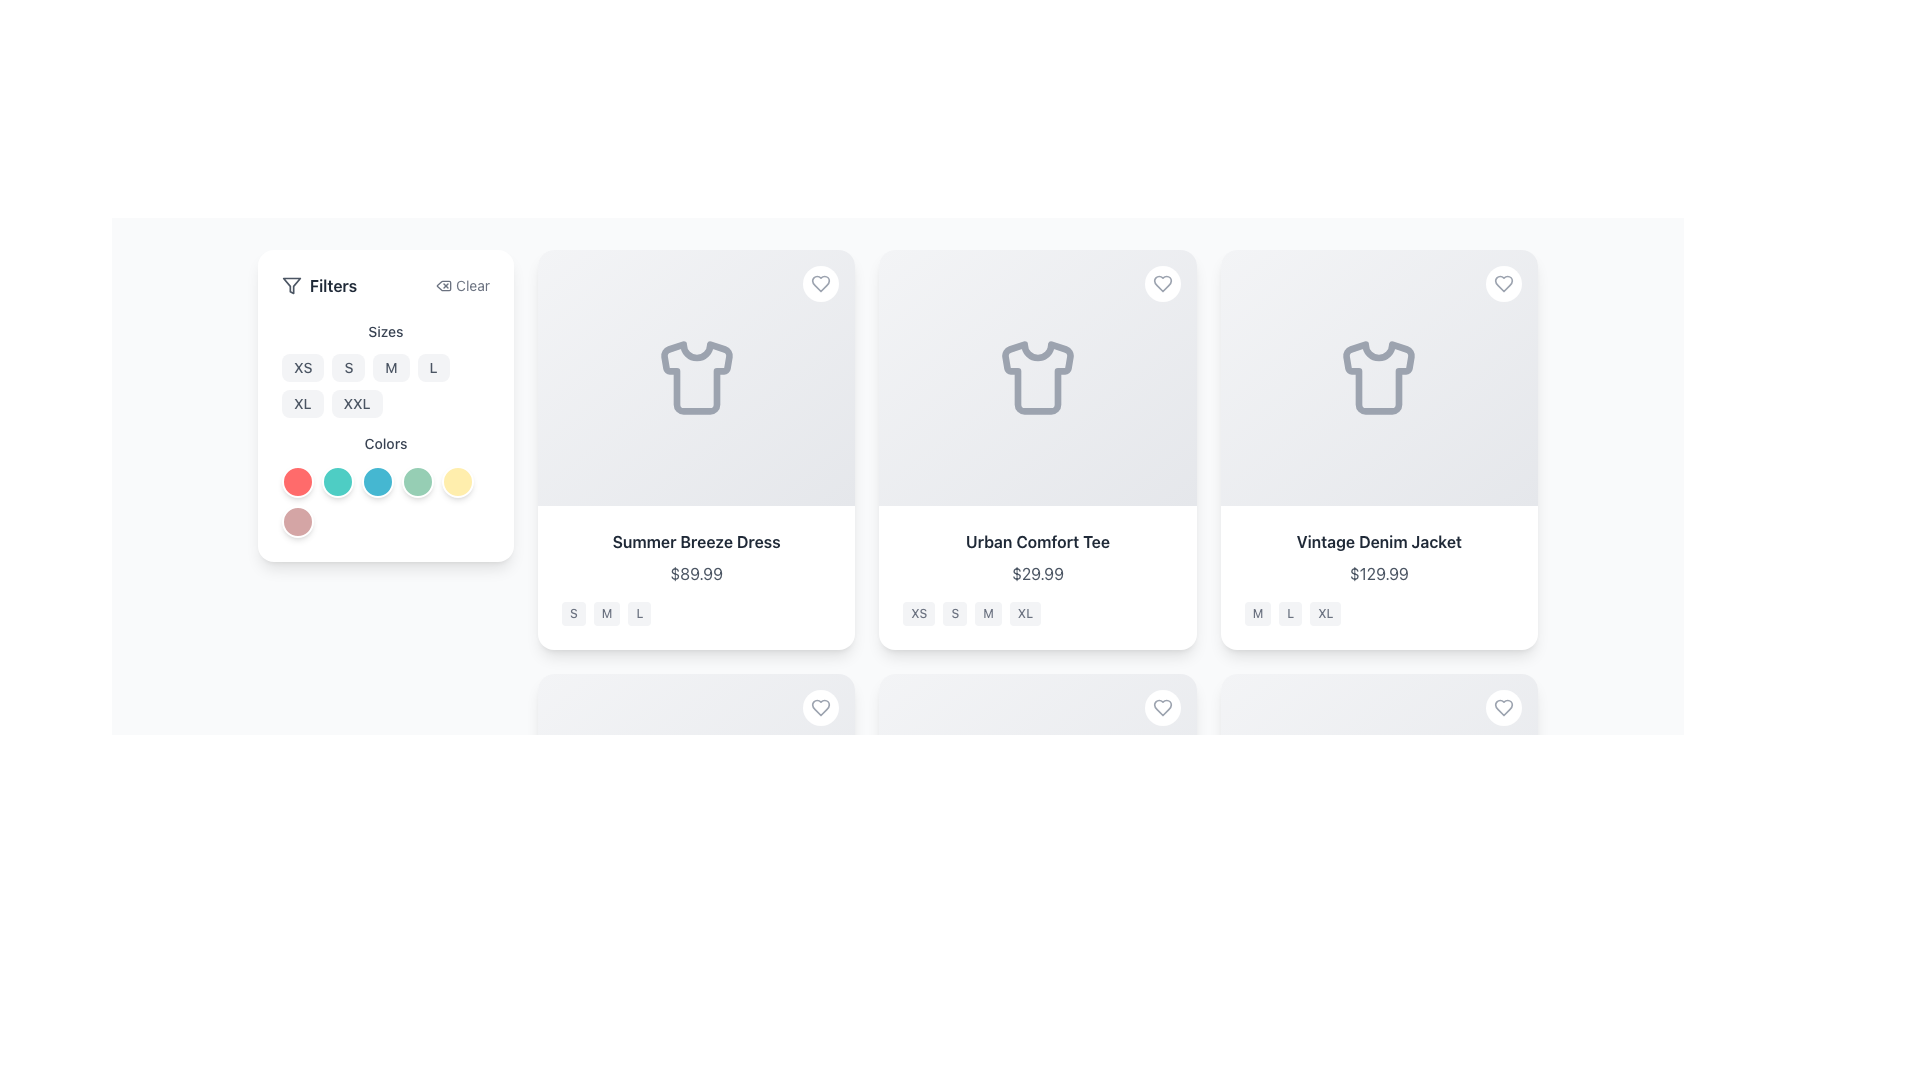 This screenshot has height=1080, width=1920. Describe the element at coordinates (1378, 612) in the screenshot. I see `the group of size option selectors displaying 'M', 'L', and 'XL' for the product 'Vintage Denim Jacket'` at that location.